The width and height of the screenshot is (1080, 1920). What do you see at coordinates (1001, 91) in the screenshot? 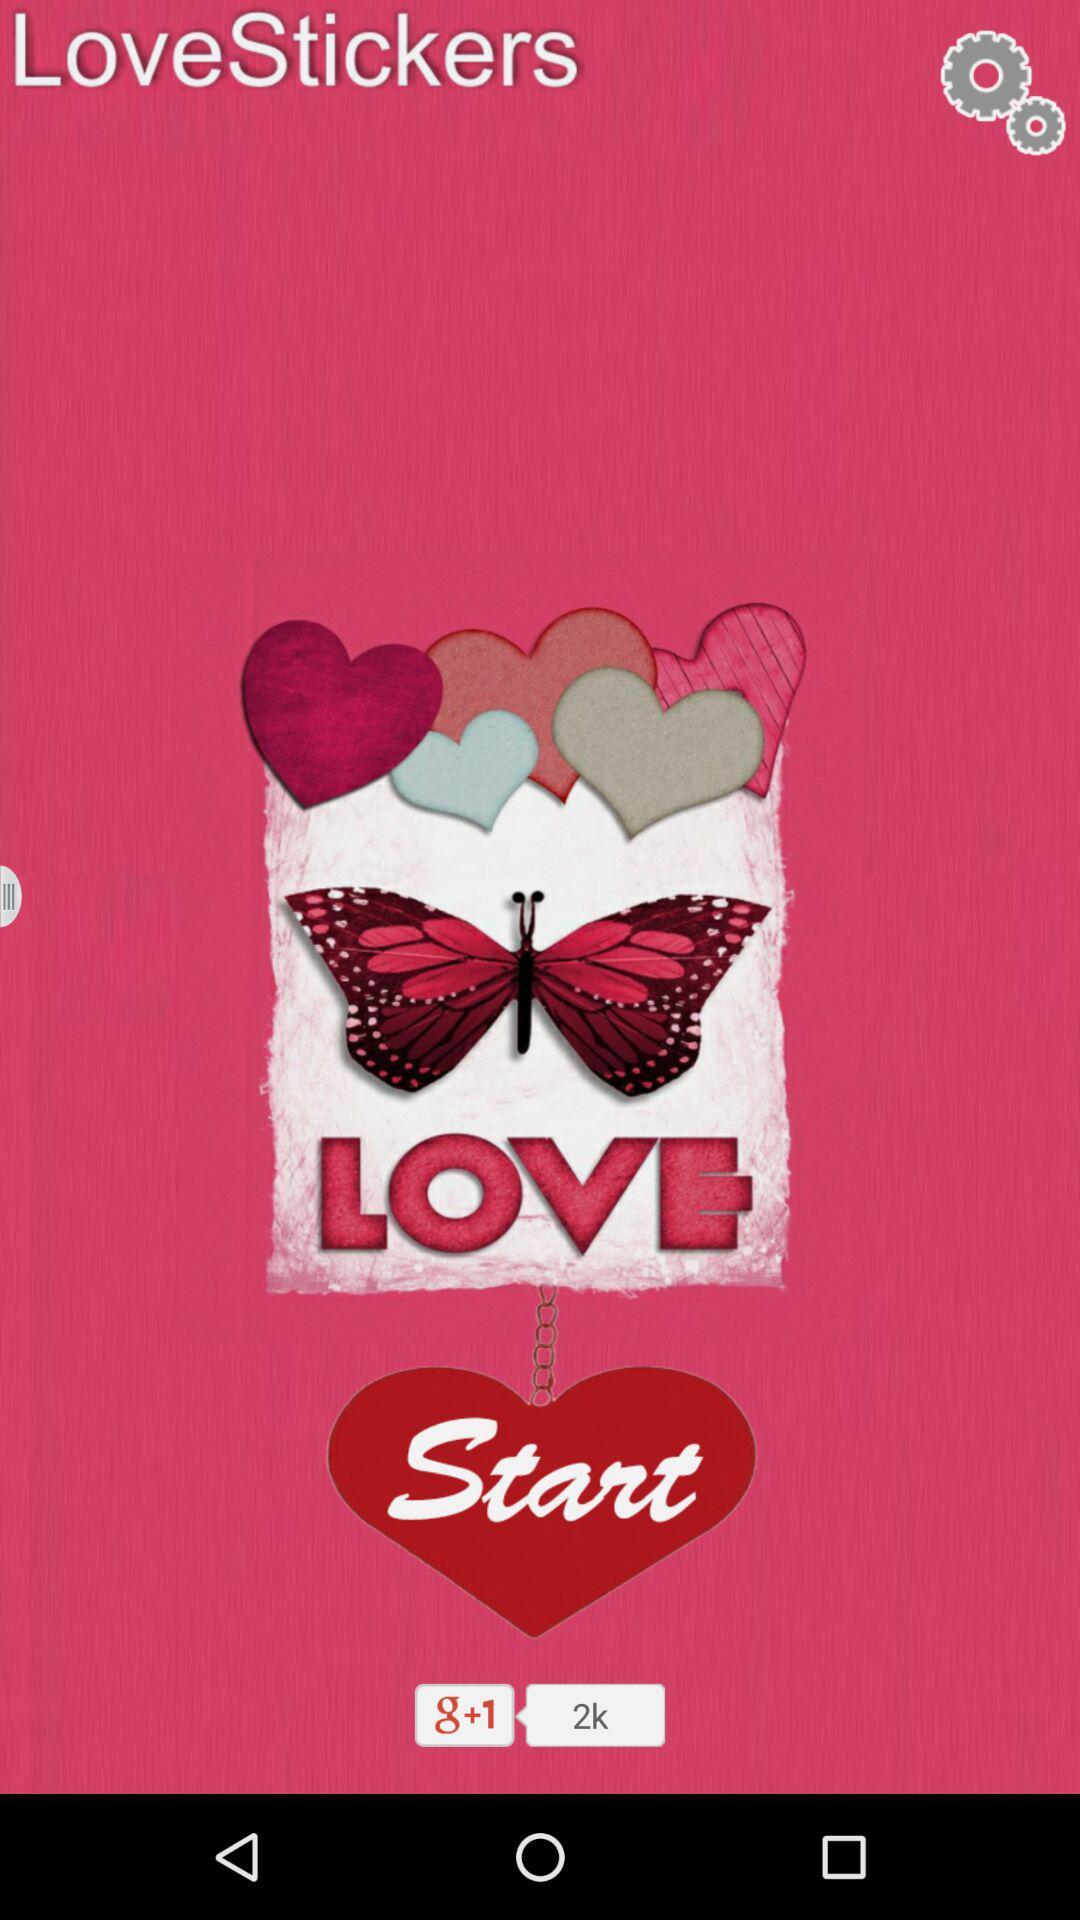
I see `settings symbol` at bounding box center [1001, 91].